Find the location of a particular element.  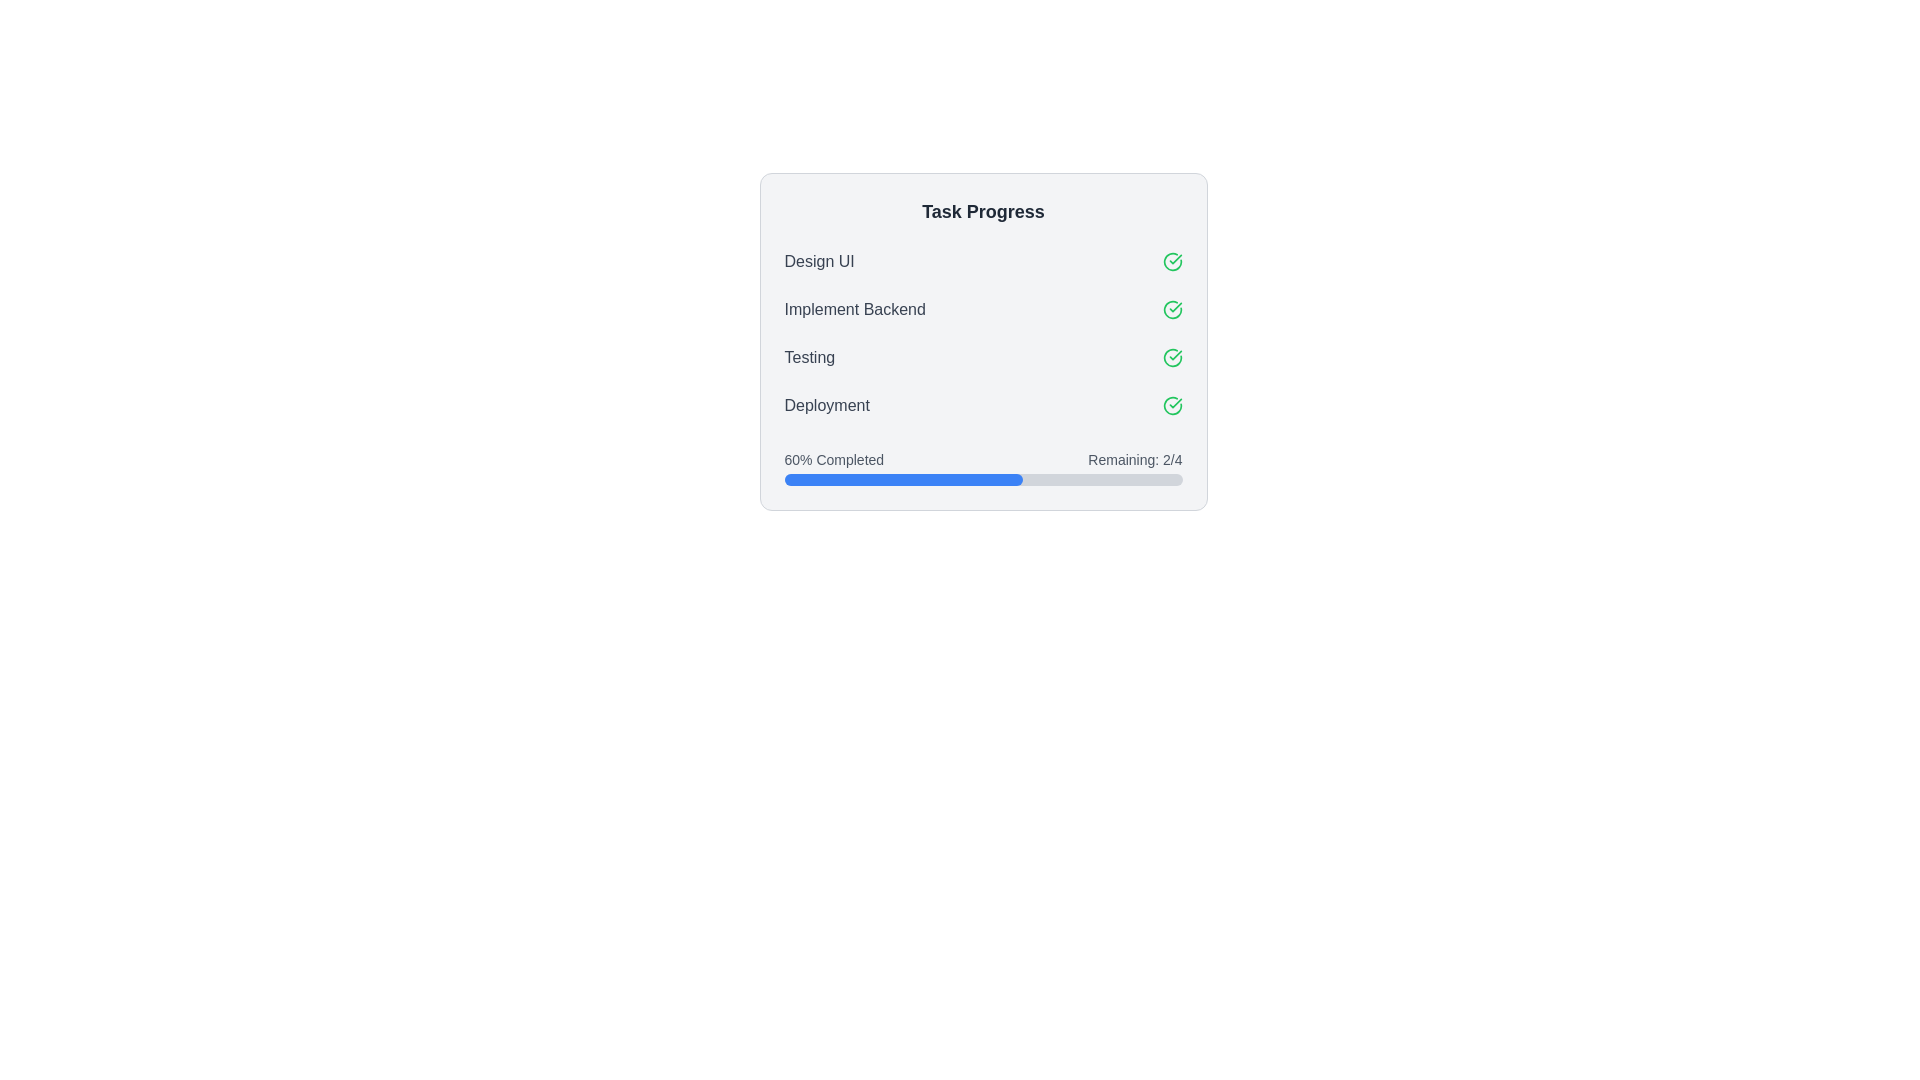

text label displaying '60% Completed' to comprehend the task progress, which is styled in a small gray font and is part of the progress indicator section near the progress bar is located at coordinates (834, 459).